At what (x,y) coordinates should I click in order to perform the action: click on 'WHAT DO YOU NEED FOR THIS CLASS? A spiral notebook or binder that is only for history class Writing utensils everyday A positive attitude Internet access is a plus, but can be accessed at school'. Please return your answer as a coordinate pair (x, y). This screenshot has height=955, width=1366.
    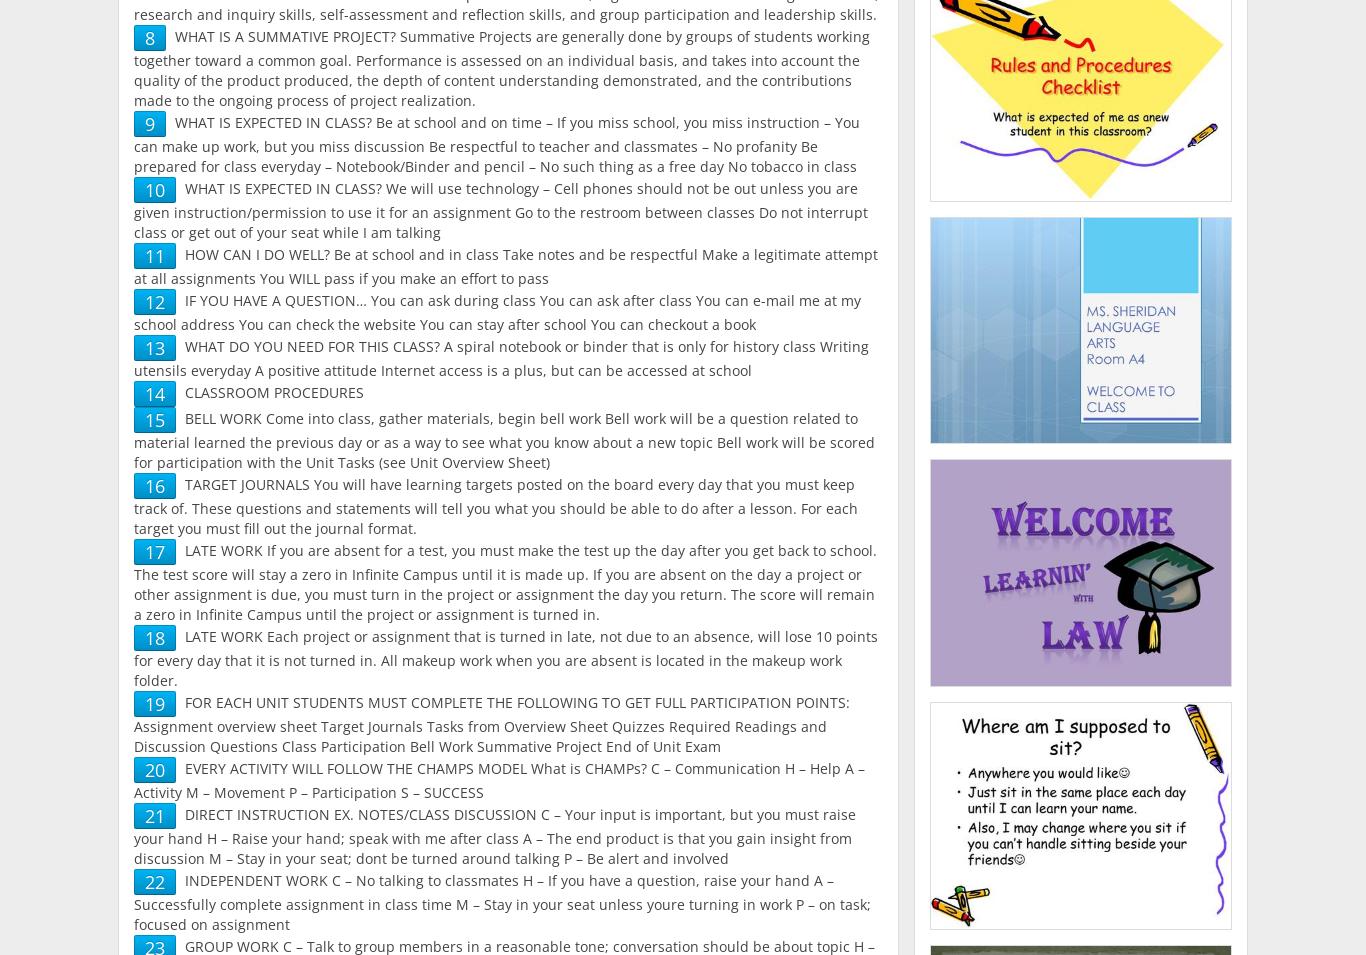
    Looking at the image, I should click on (133, 357).